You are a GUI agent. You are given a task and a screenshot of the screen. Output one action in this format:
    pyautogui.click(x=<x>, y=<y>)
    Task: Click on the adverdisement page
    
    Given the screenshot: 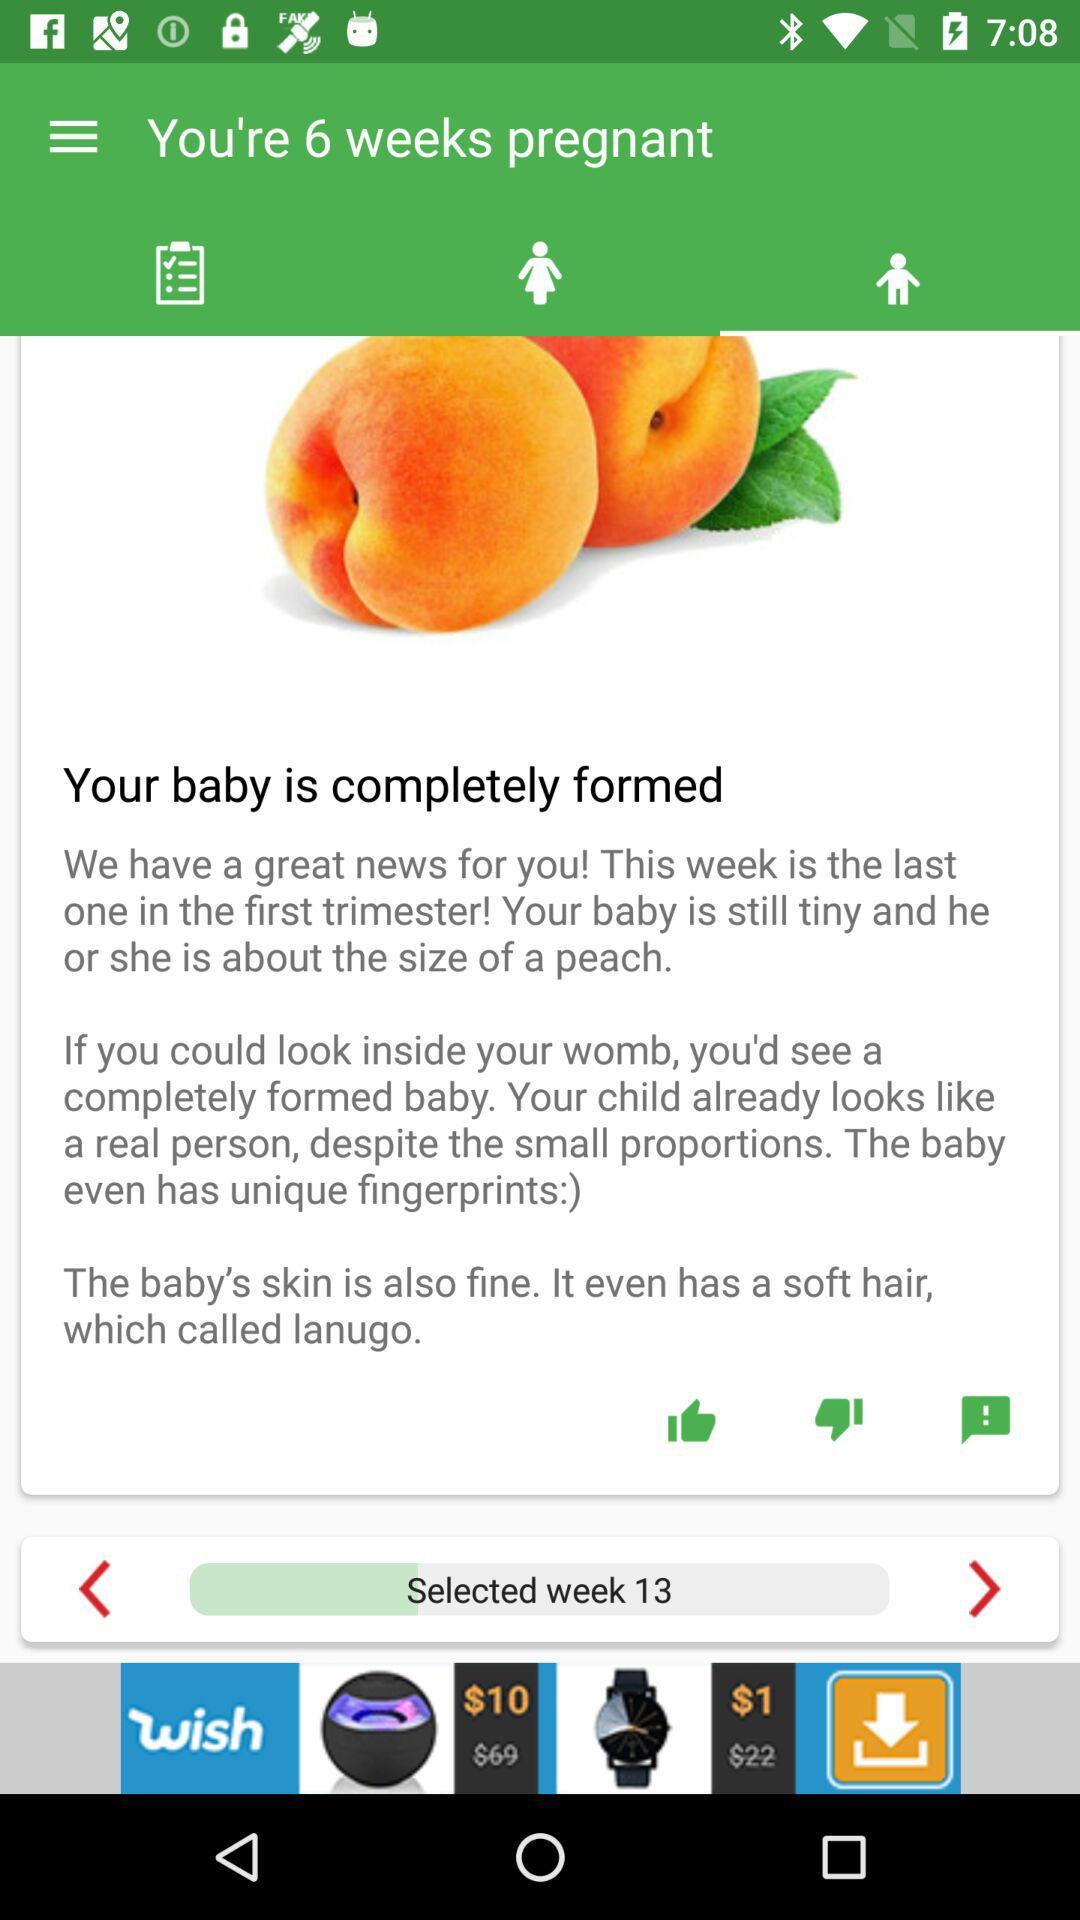 What is the action you would take?
    pyautogui.click(x=540, y=1727)
    